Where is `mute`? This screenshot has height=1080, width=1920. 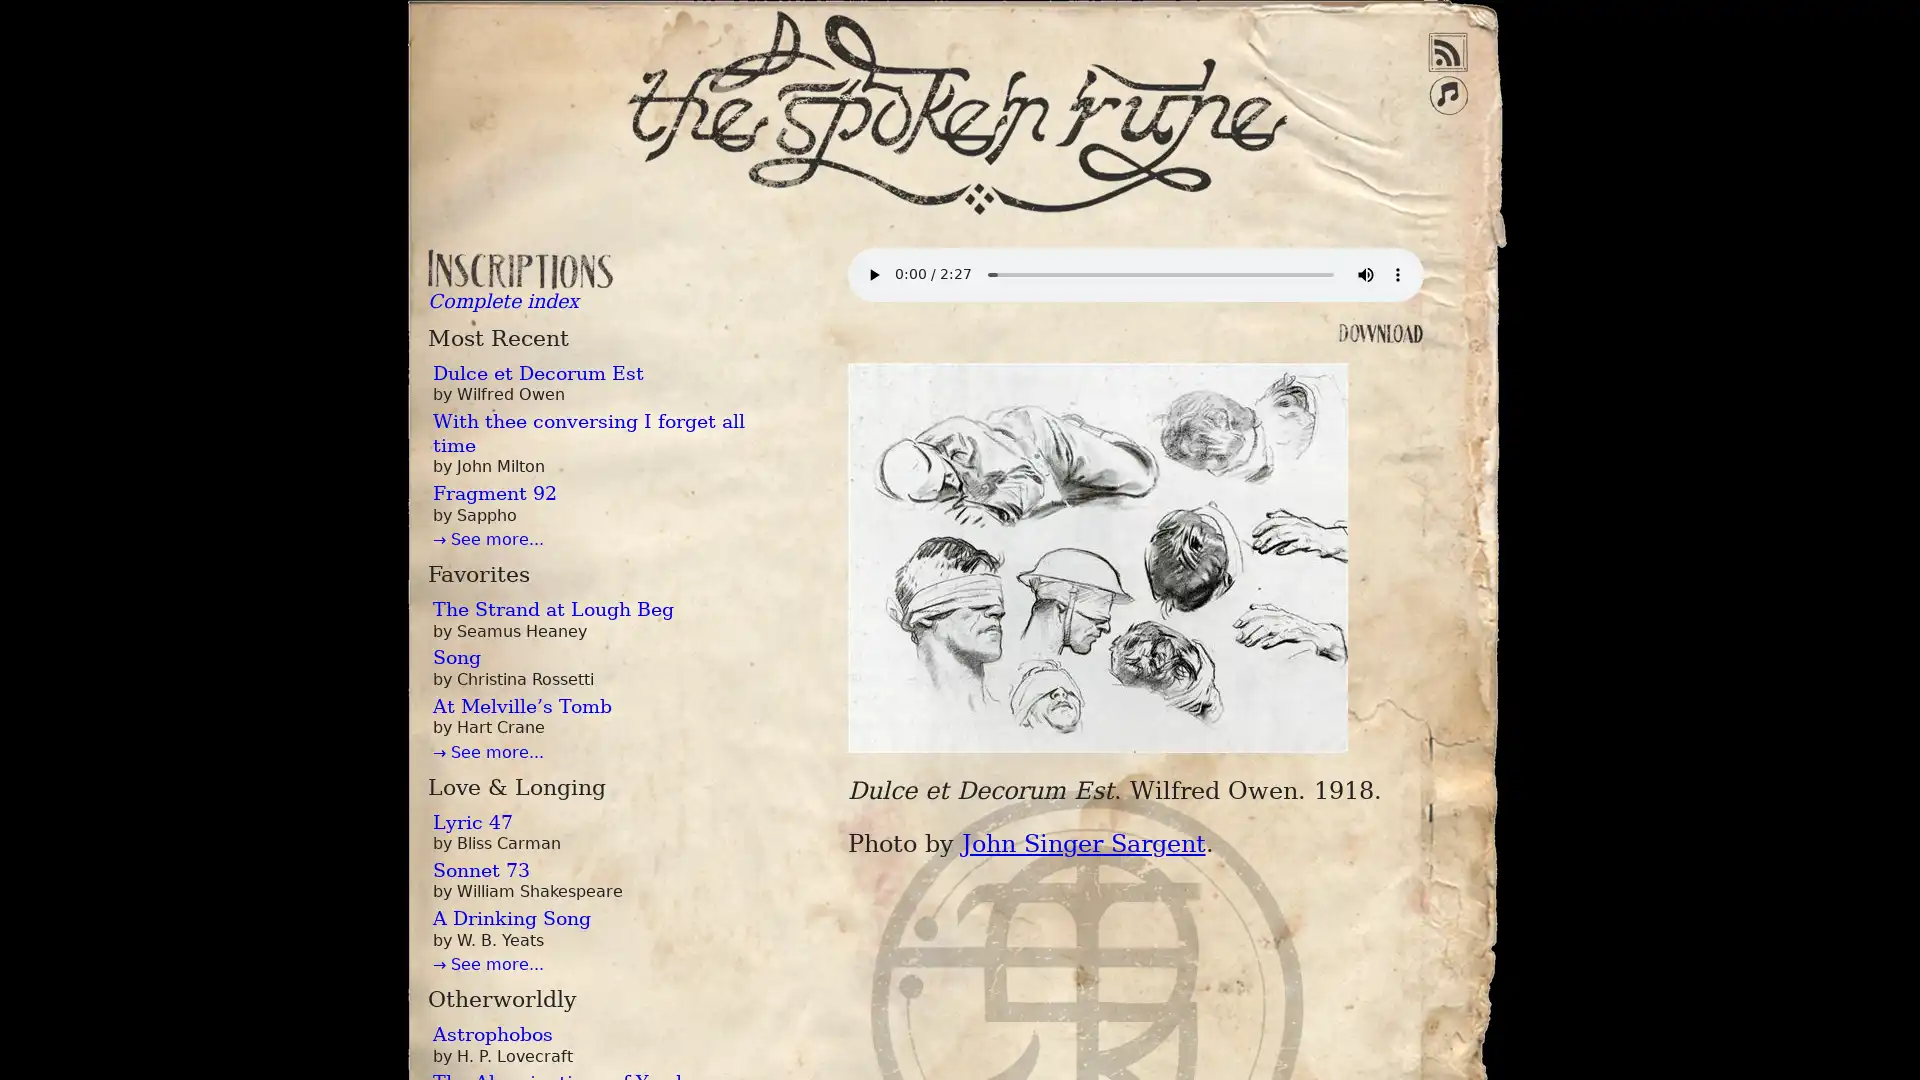
mute is located at coordinates (1363, 274).